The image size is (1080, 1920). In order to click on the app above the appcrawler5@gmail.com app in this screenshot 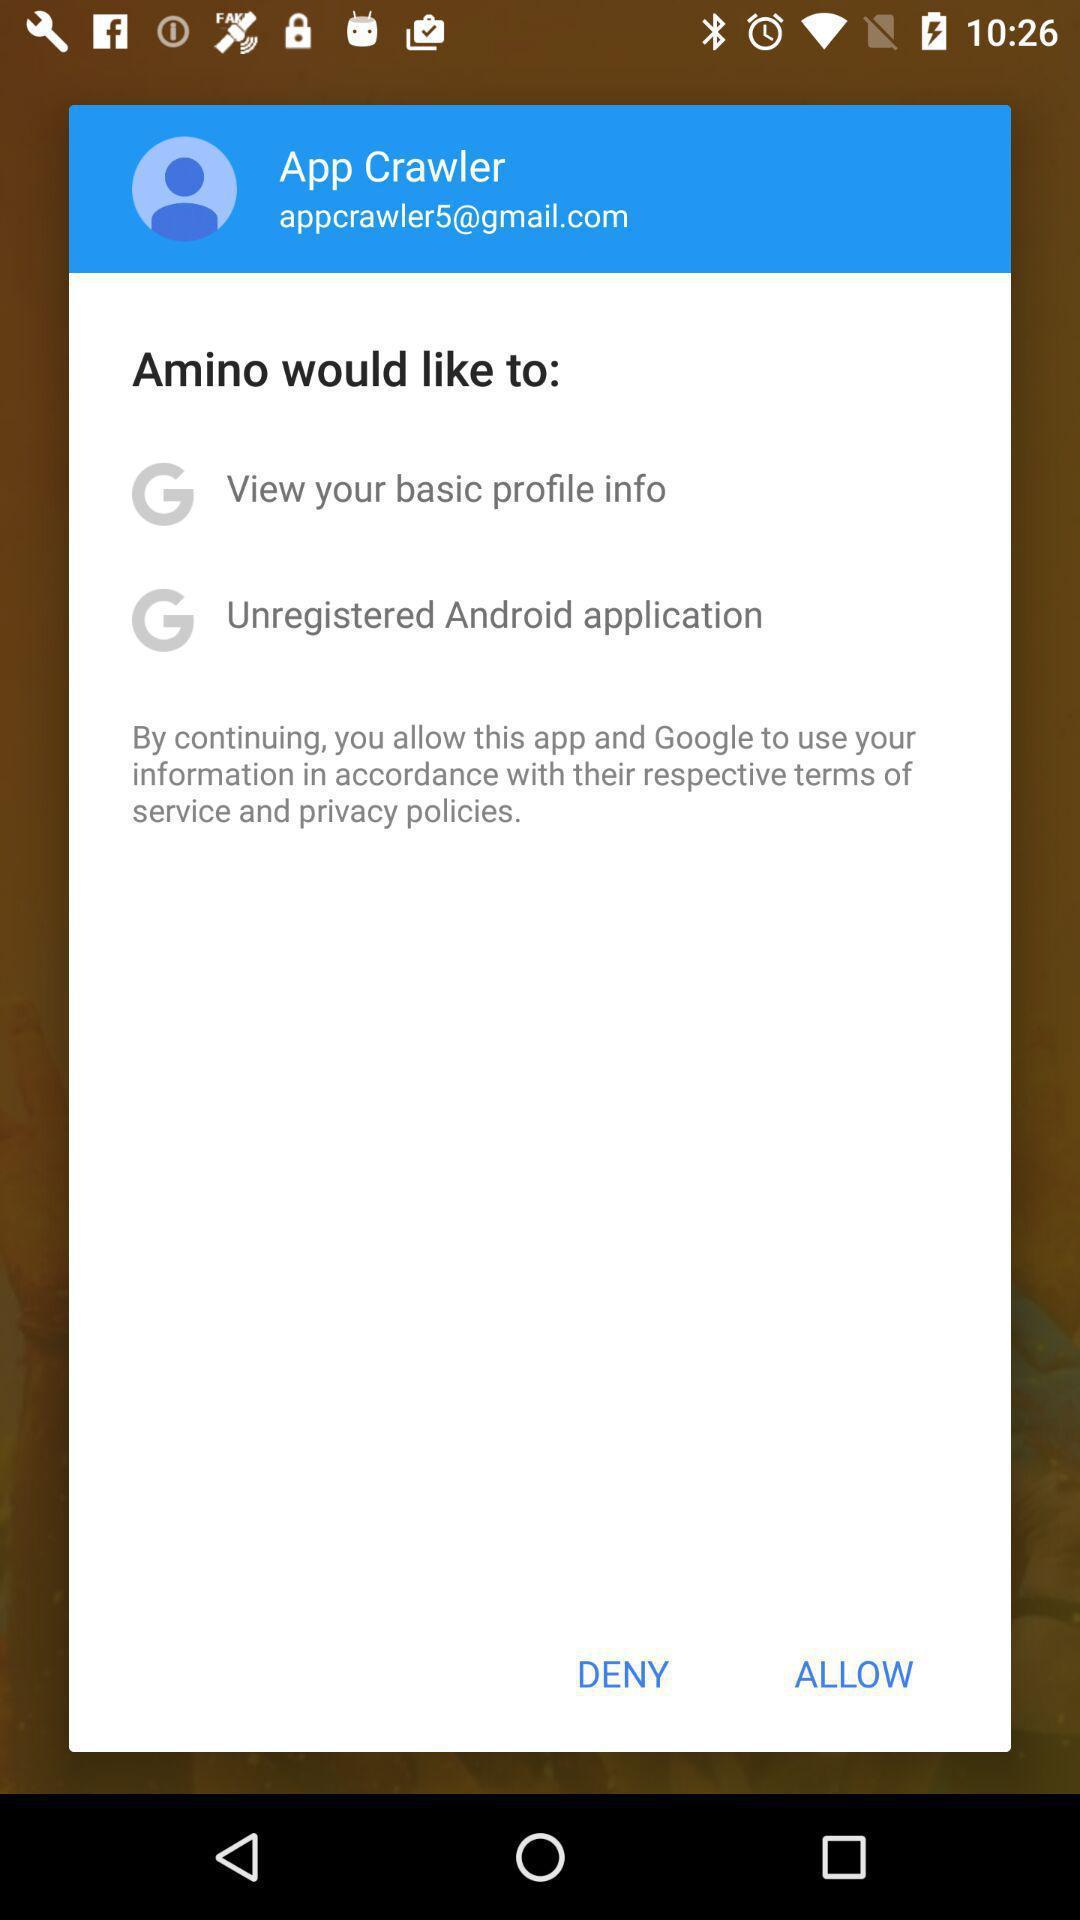, I will do `click(392, 164)`.